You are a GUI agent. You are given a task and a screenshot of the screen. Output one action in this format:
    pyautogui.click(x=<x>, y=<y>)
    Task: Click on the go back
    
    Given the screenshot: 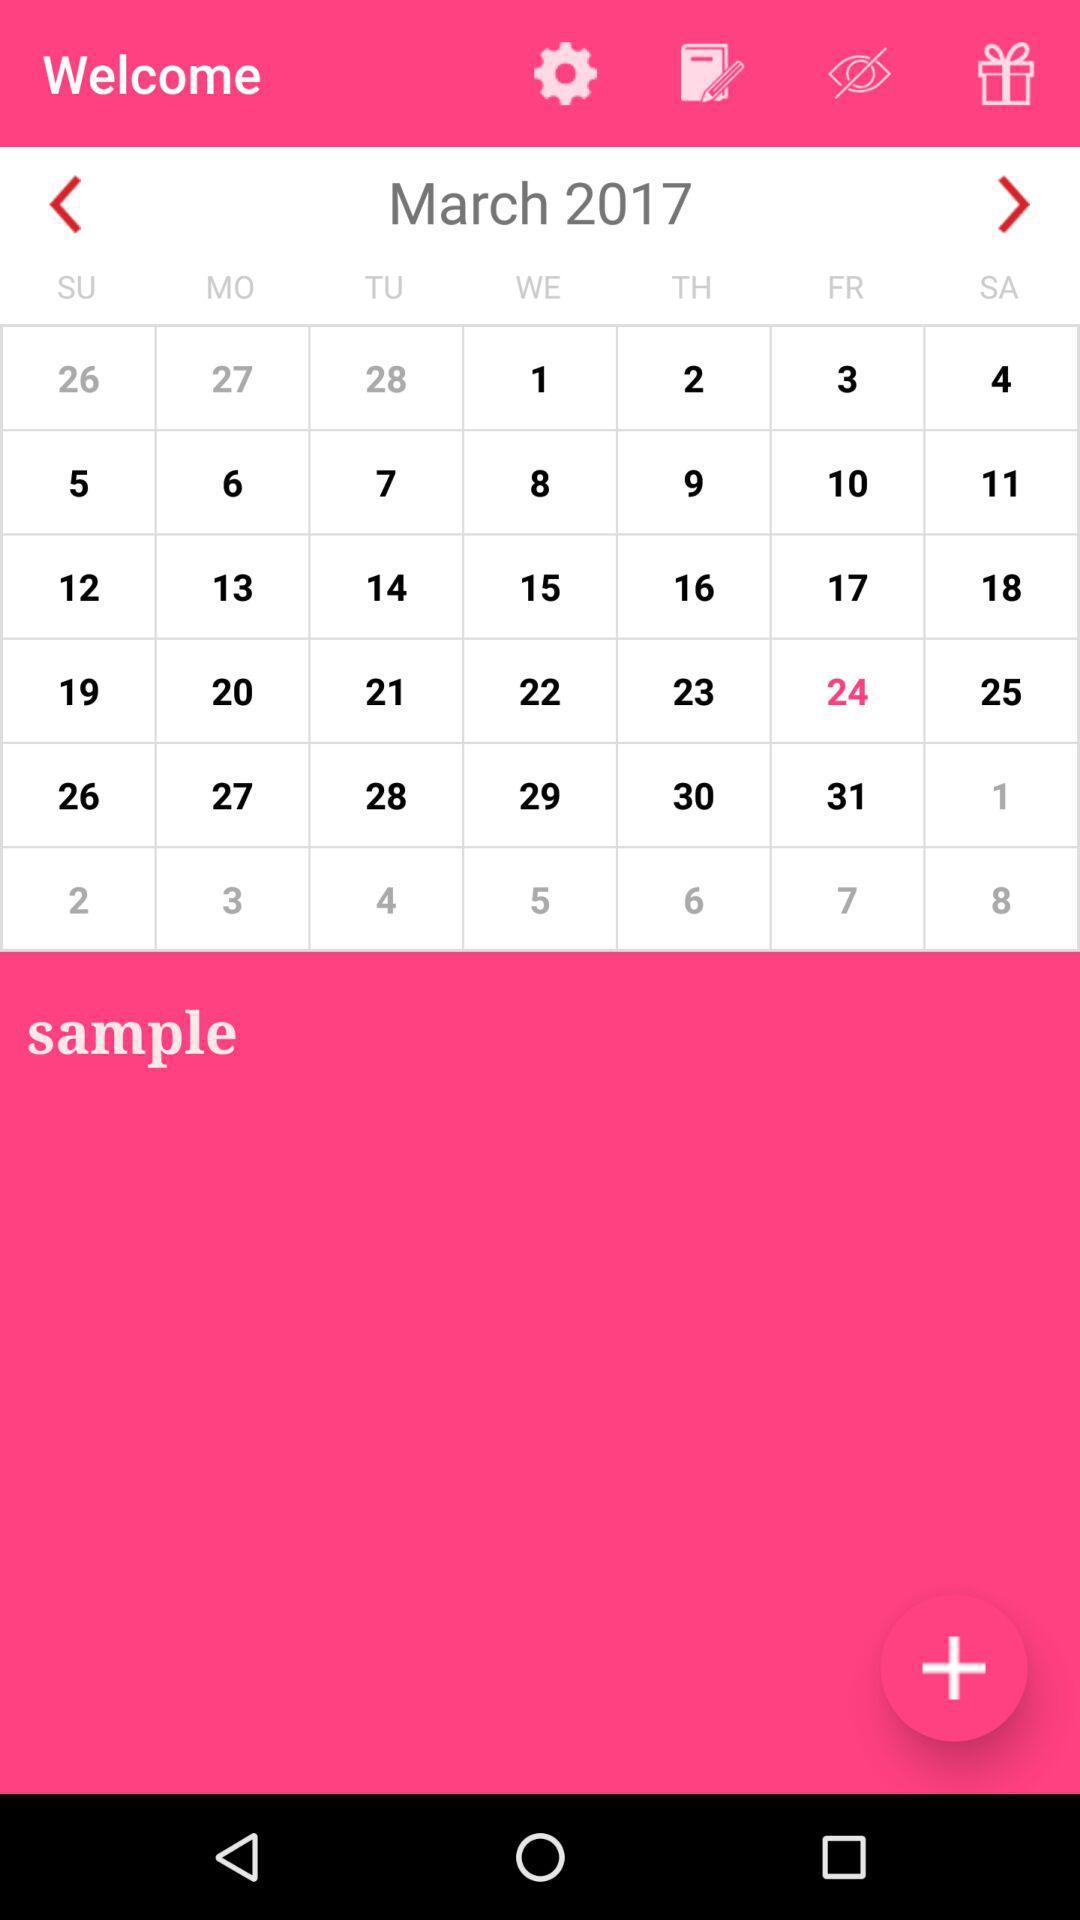 What is the action you would take?
    pyautogui.click(x=64, y=204)
    